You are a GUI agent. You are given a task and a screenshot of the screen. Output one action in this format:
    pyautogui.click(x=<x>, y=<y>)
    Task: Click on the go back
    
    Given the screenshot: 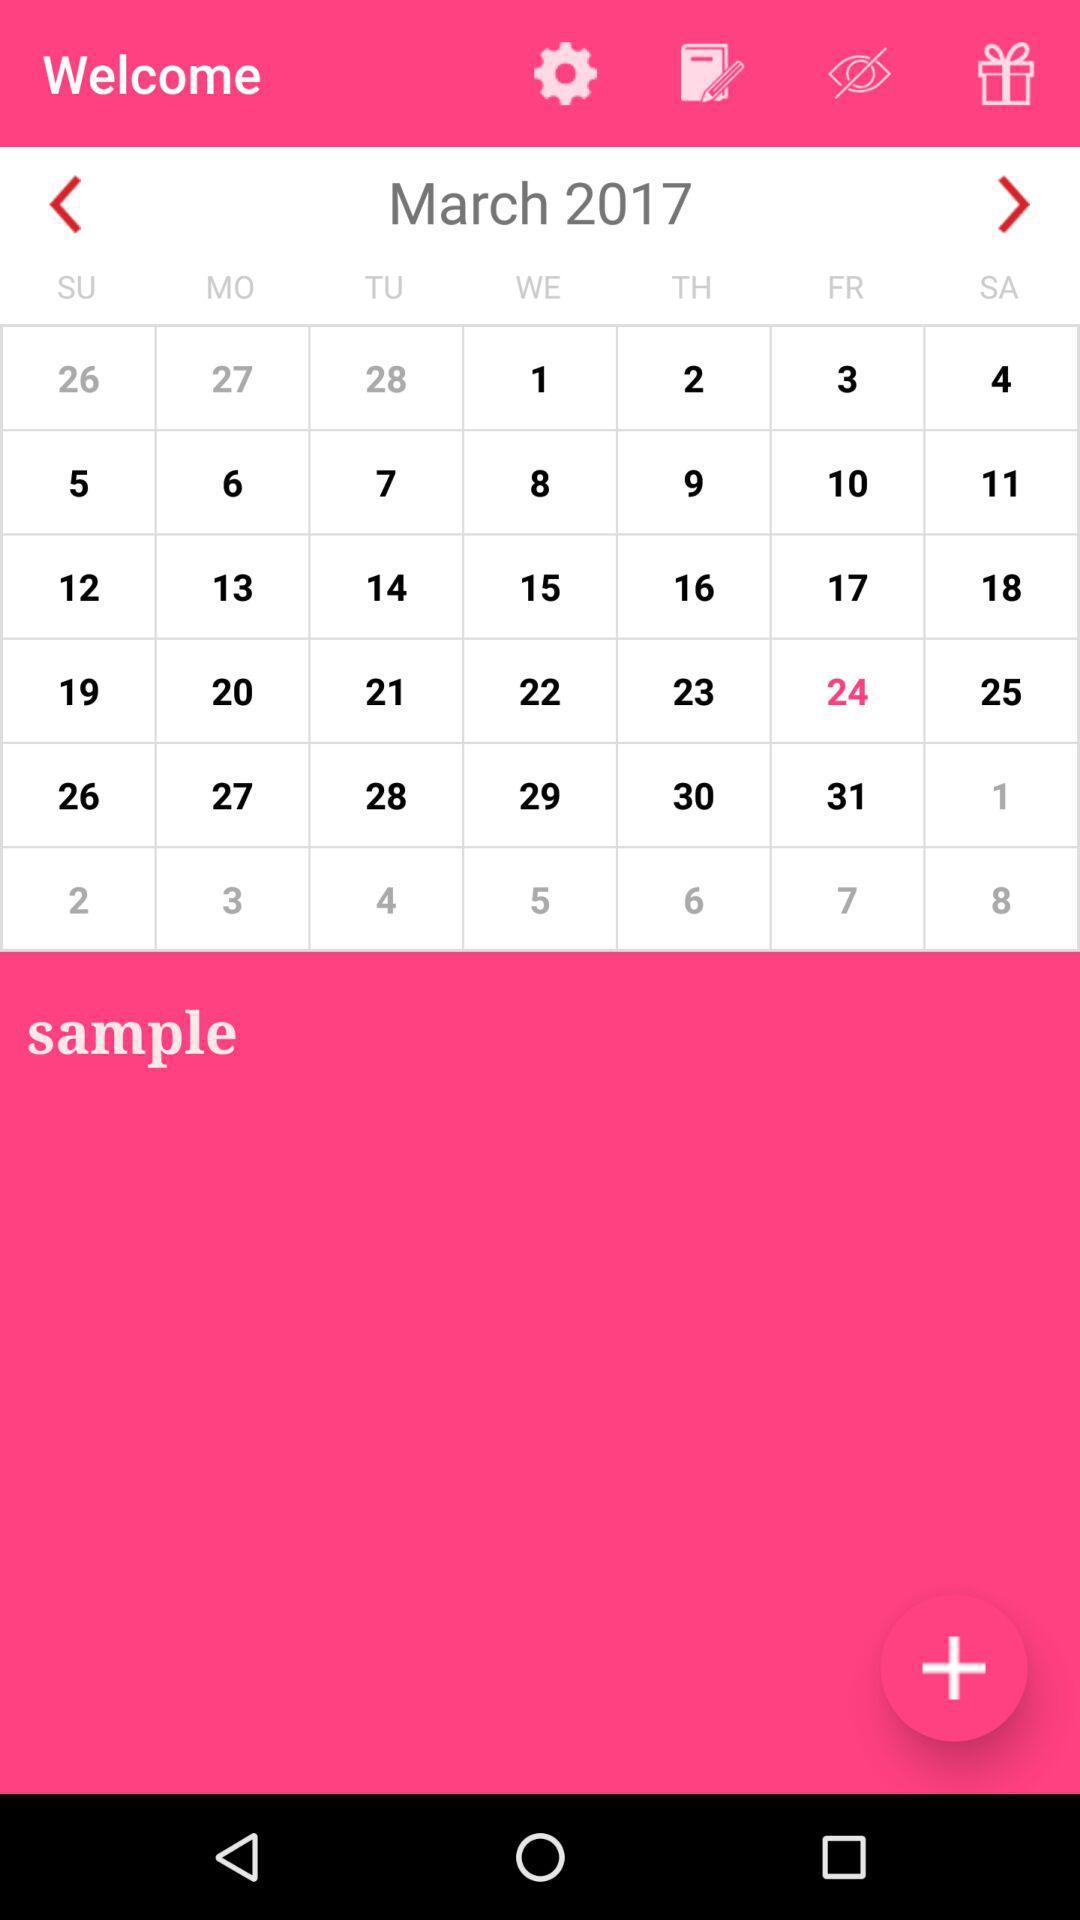 What is the action you would take?
    pyautogui.click(x=64, y=204)
    